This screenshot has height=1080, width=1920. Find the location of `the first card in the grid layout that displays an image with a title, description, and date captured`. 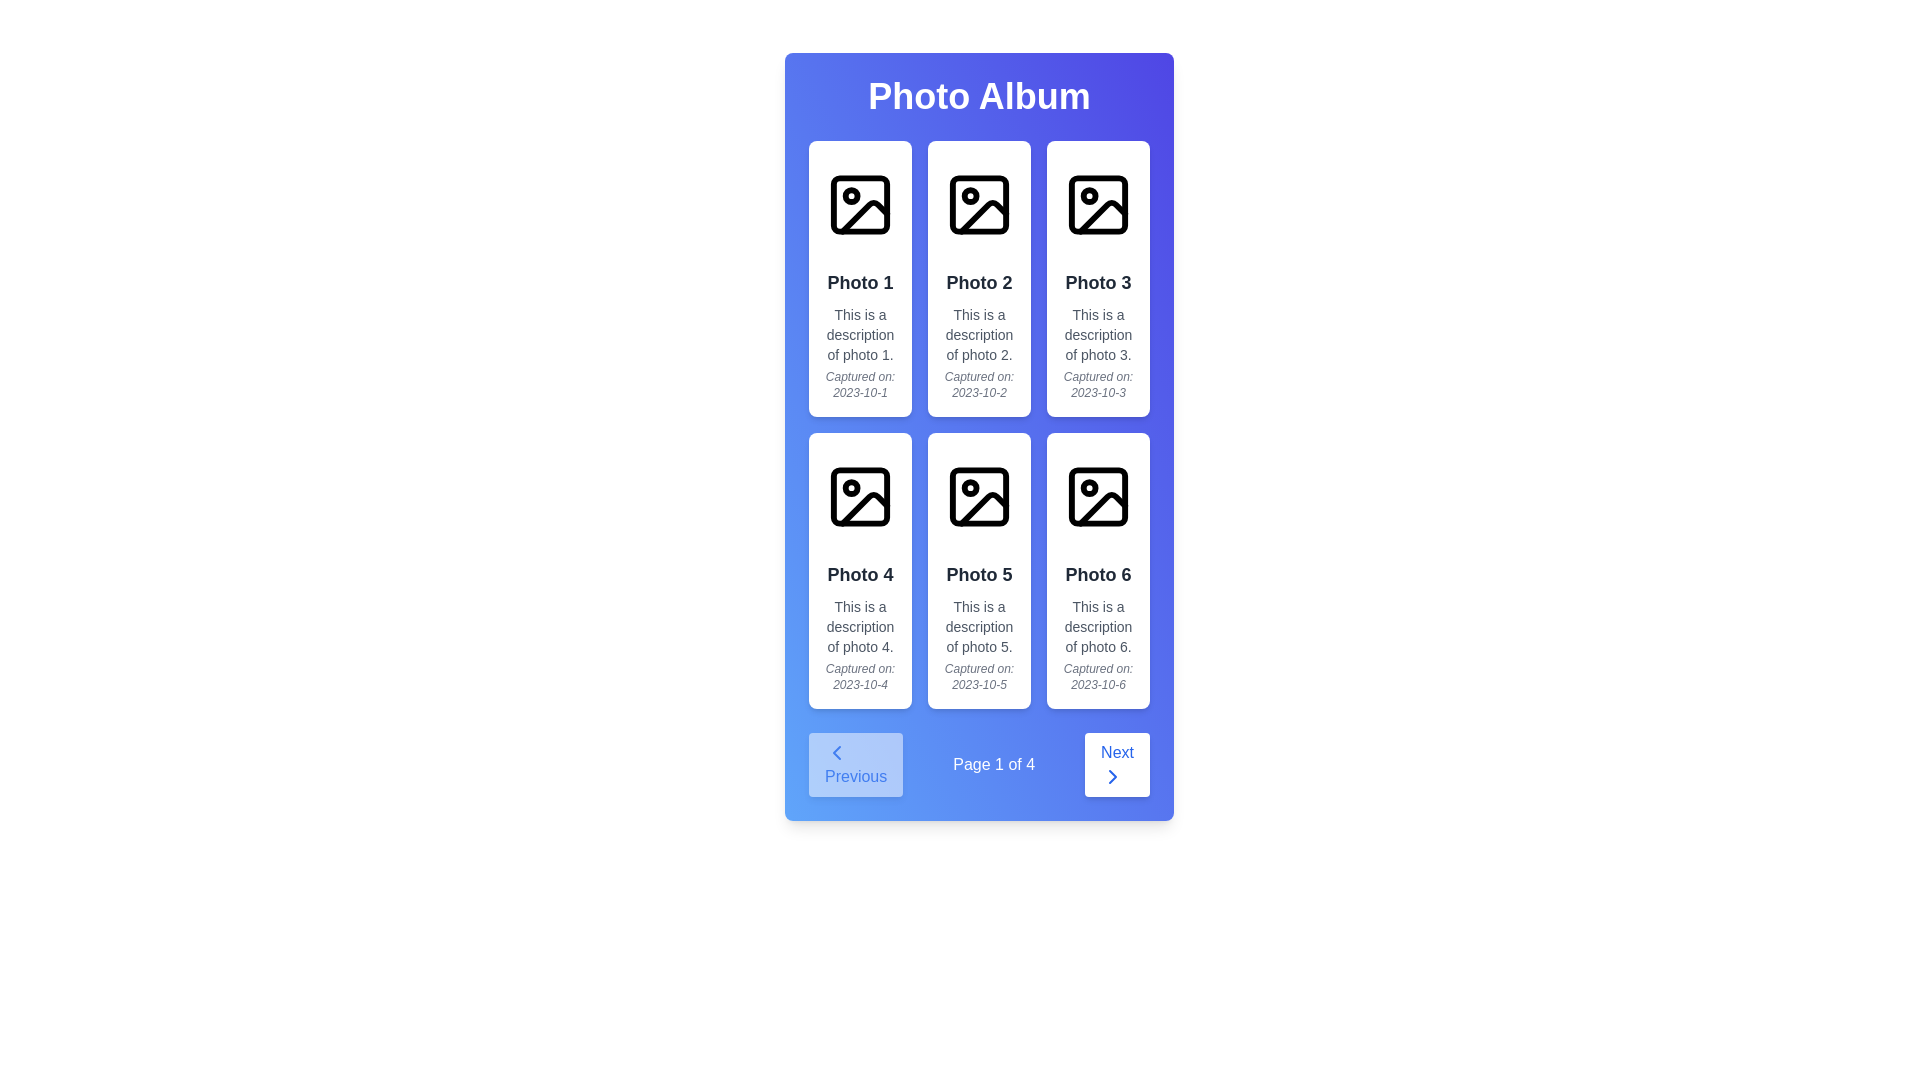

the first card in the grid layout that displays an image with a title, description, and date captured is located at coordinates (860, 278).